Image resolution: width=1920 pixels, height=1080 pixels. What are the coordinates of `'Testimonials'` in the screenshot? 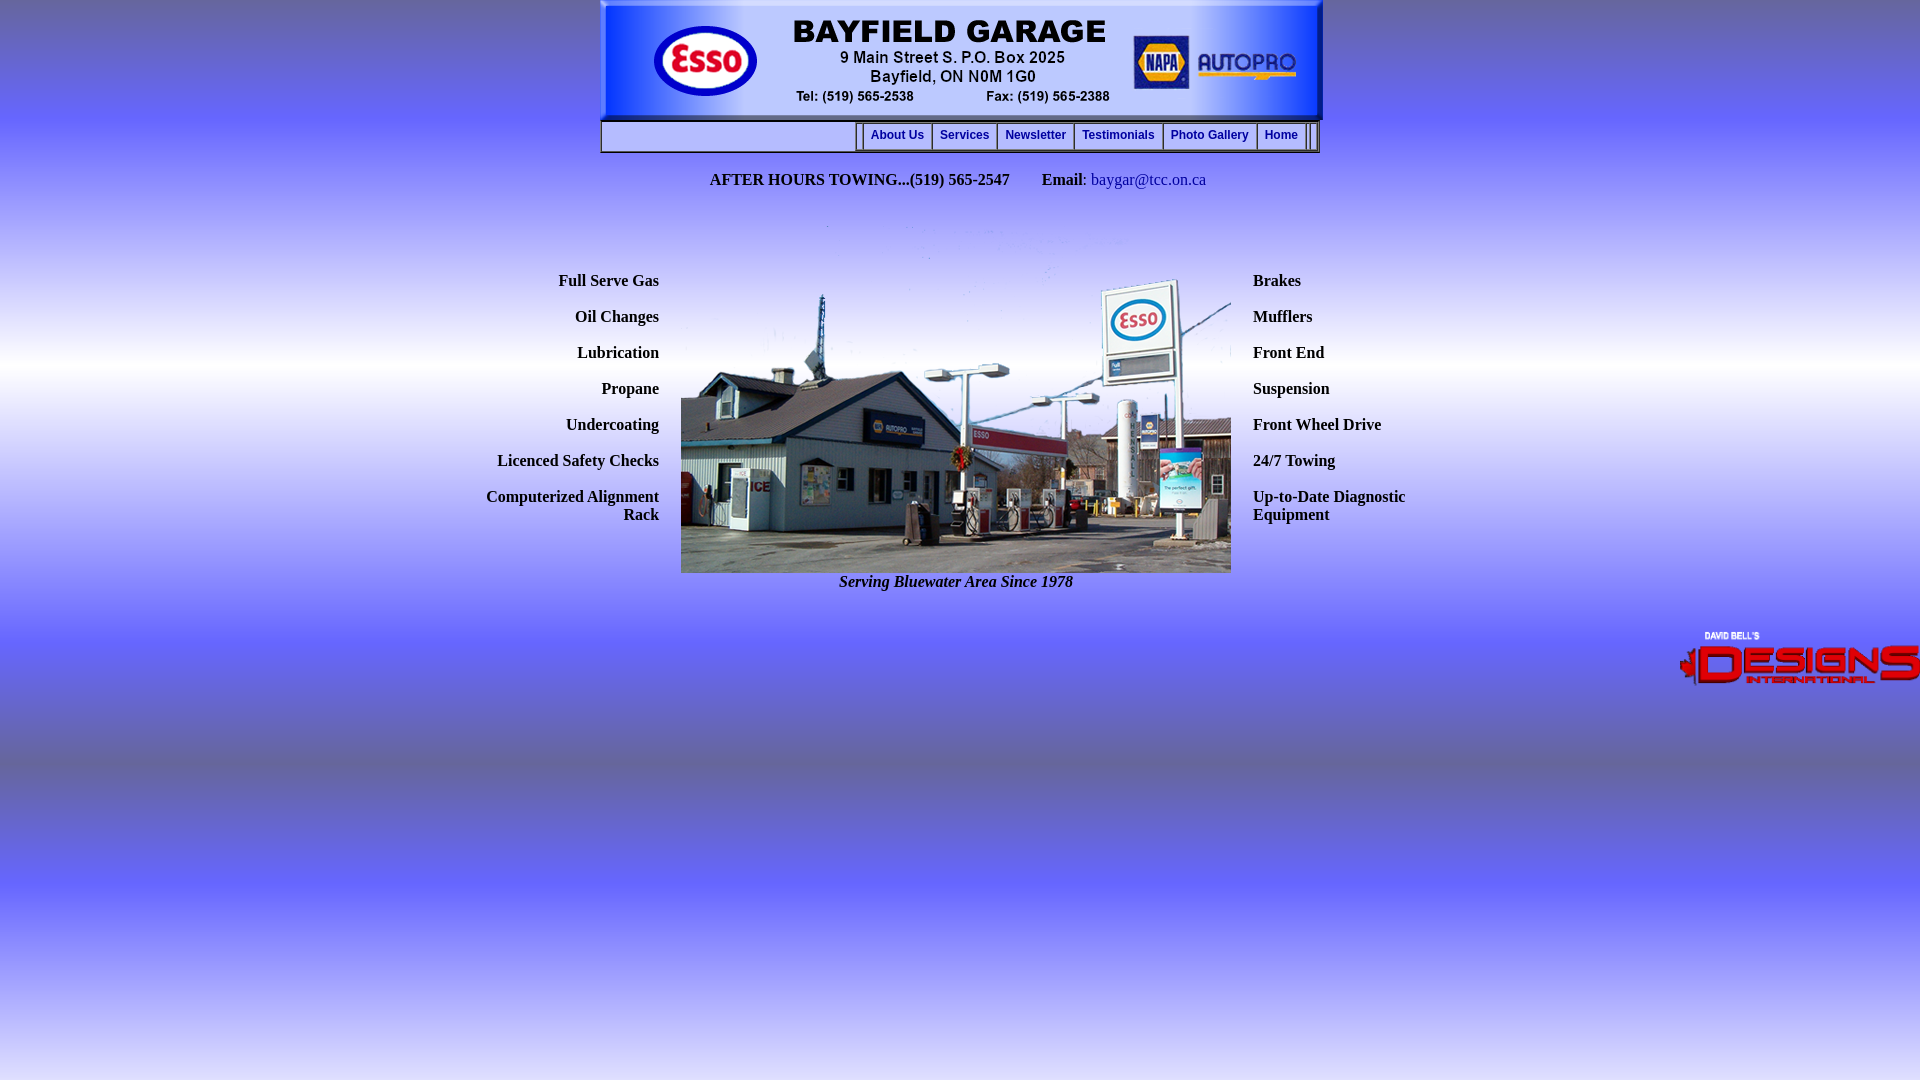 It's located at (1117, 135).